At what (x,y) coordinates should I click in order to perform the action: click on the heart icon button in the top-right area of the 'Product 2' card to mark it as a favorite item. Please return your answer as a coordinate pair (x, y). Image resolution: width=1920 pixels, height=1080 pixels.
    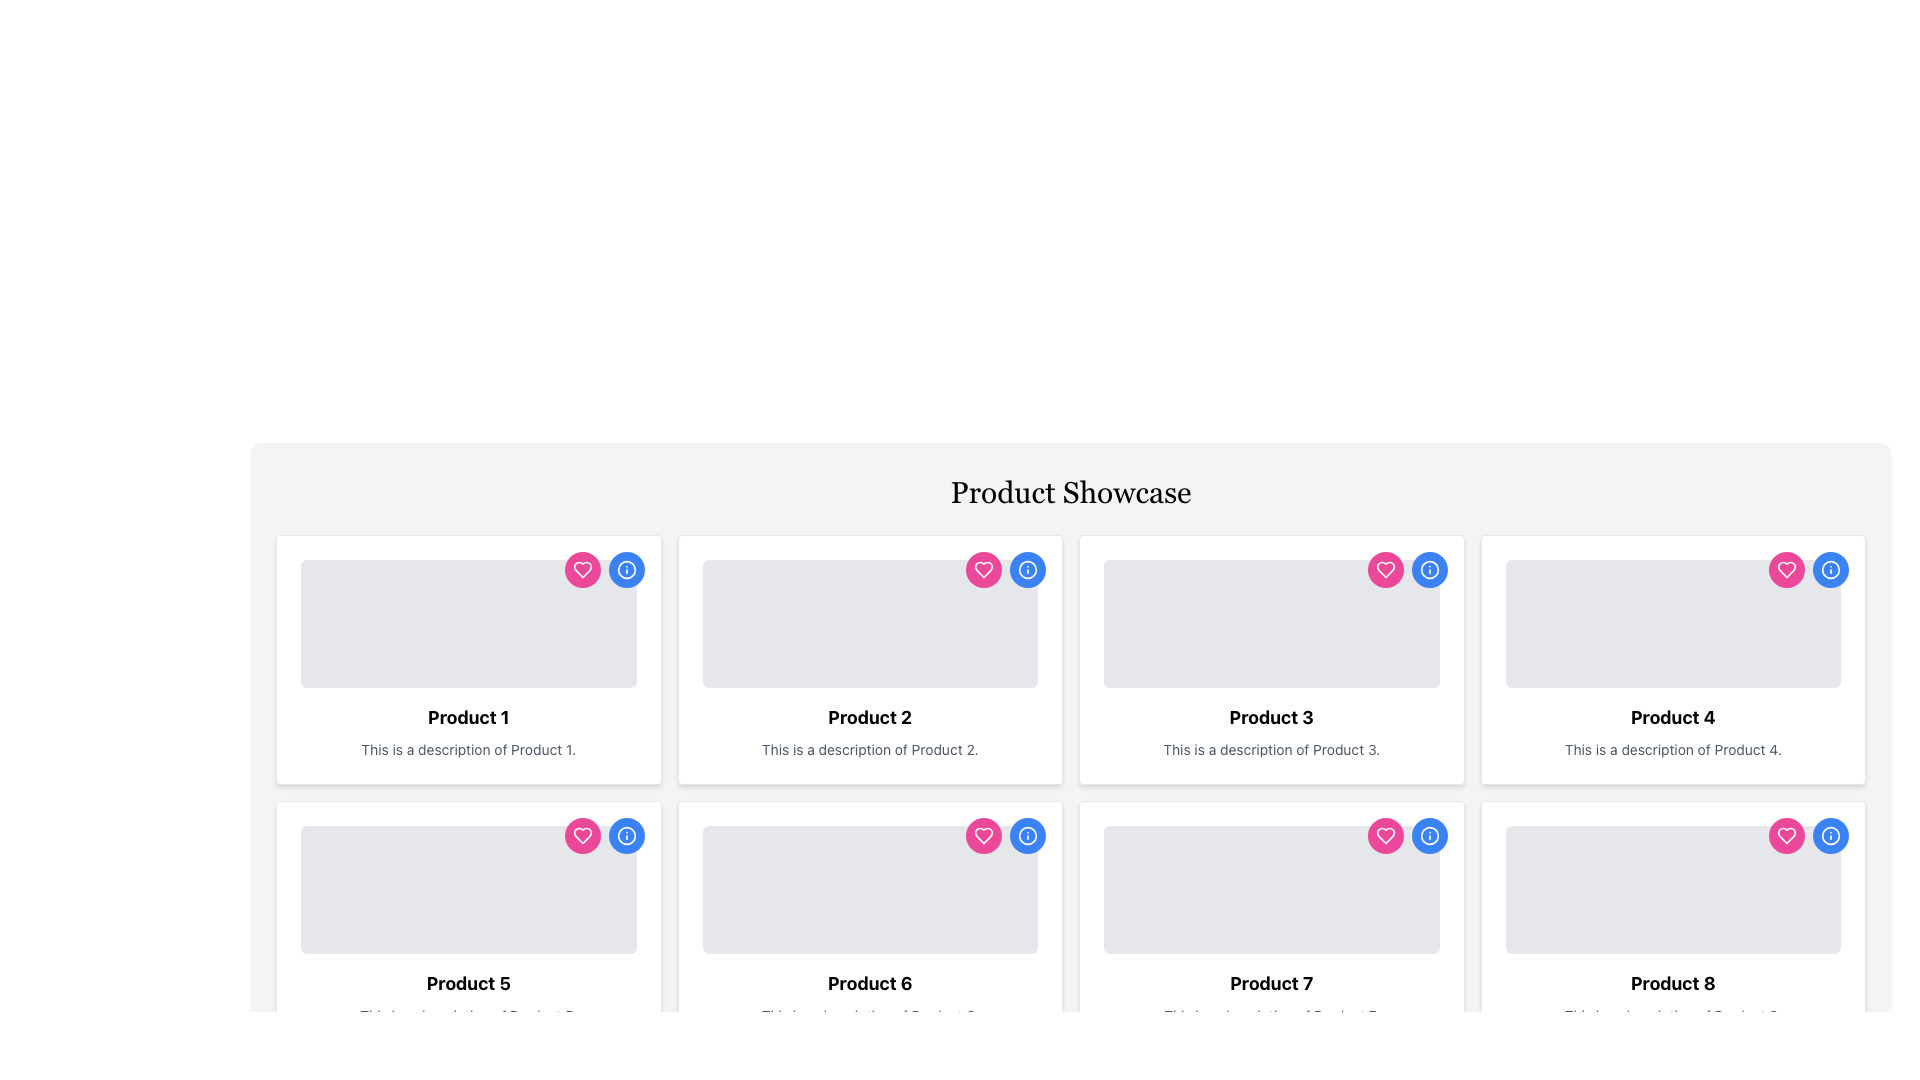
    Looking at the image, I should click on (983, 570).